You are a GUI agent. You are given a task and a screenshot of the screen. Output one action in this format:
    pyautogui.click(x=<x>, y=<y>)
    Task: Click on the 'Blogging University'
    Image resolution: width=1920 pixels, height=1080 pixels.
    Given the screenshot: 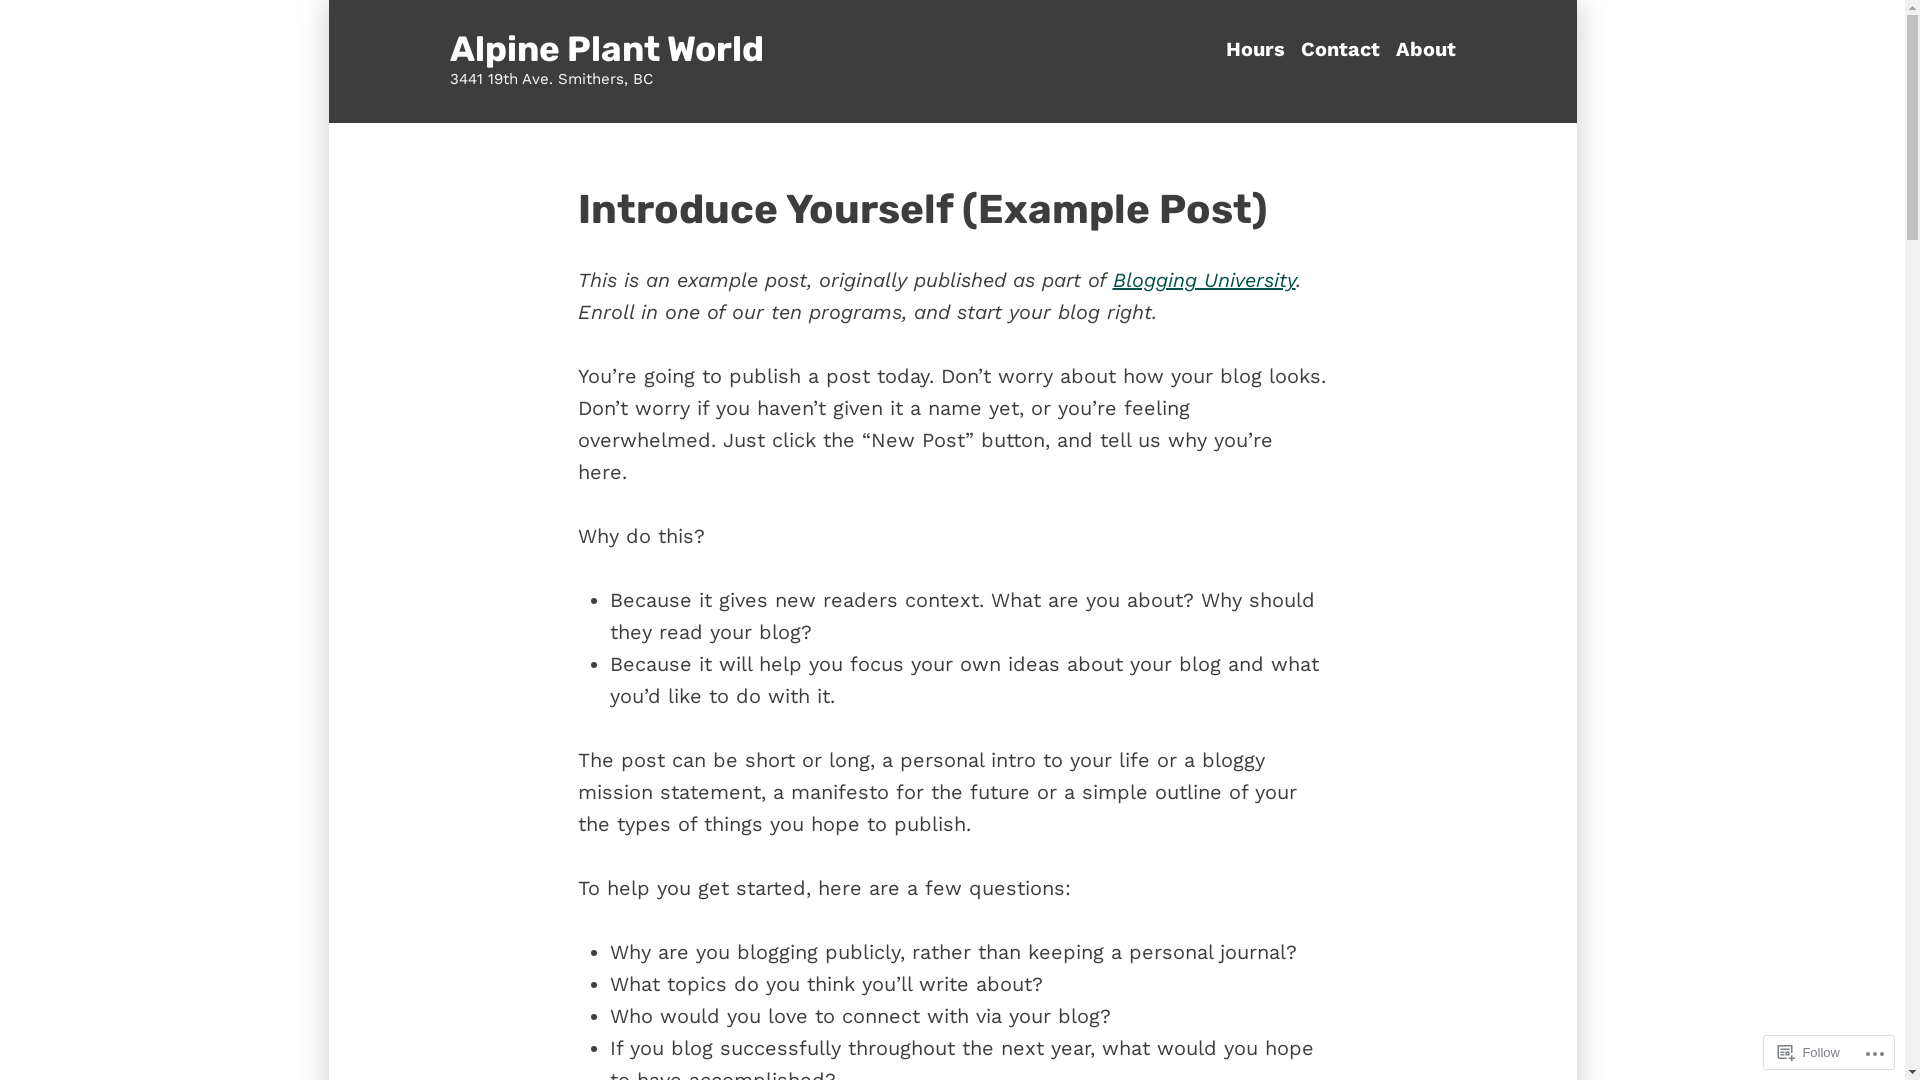 What is the action you would take?
    pyautogui.click(x=1202, y=280)
    